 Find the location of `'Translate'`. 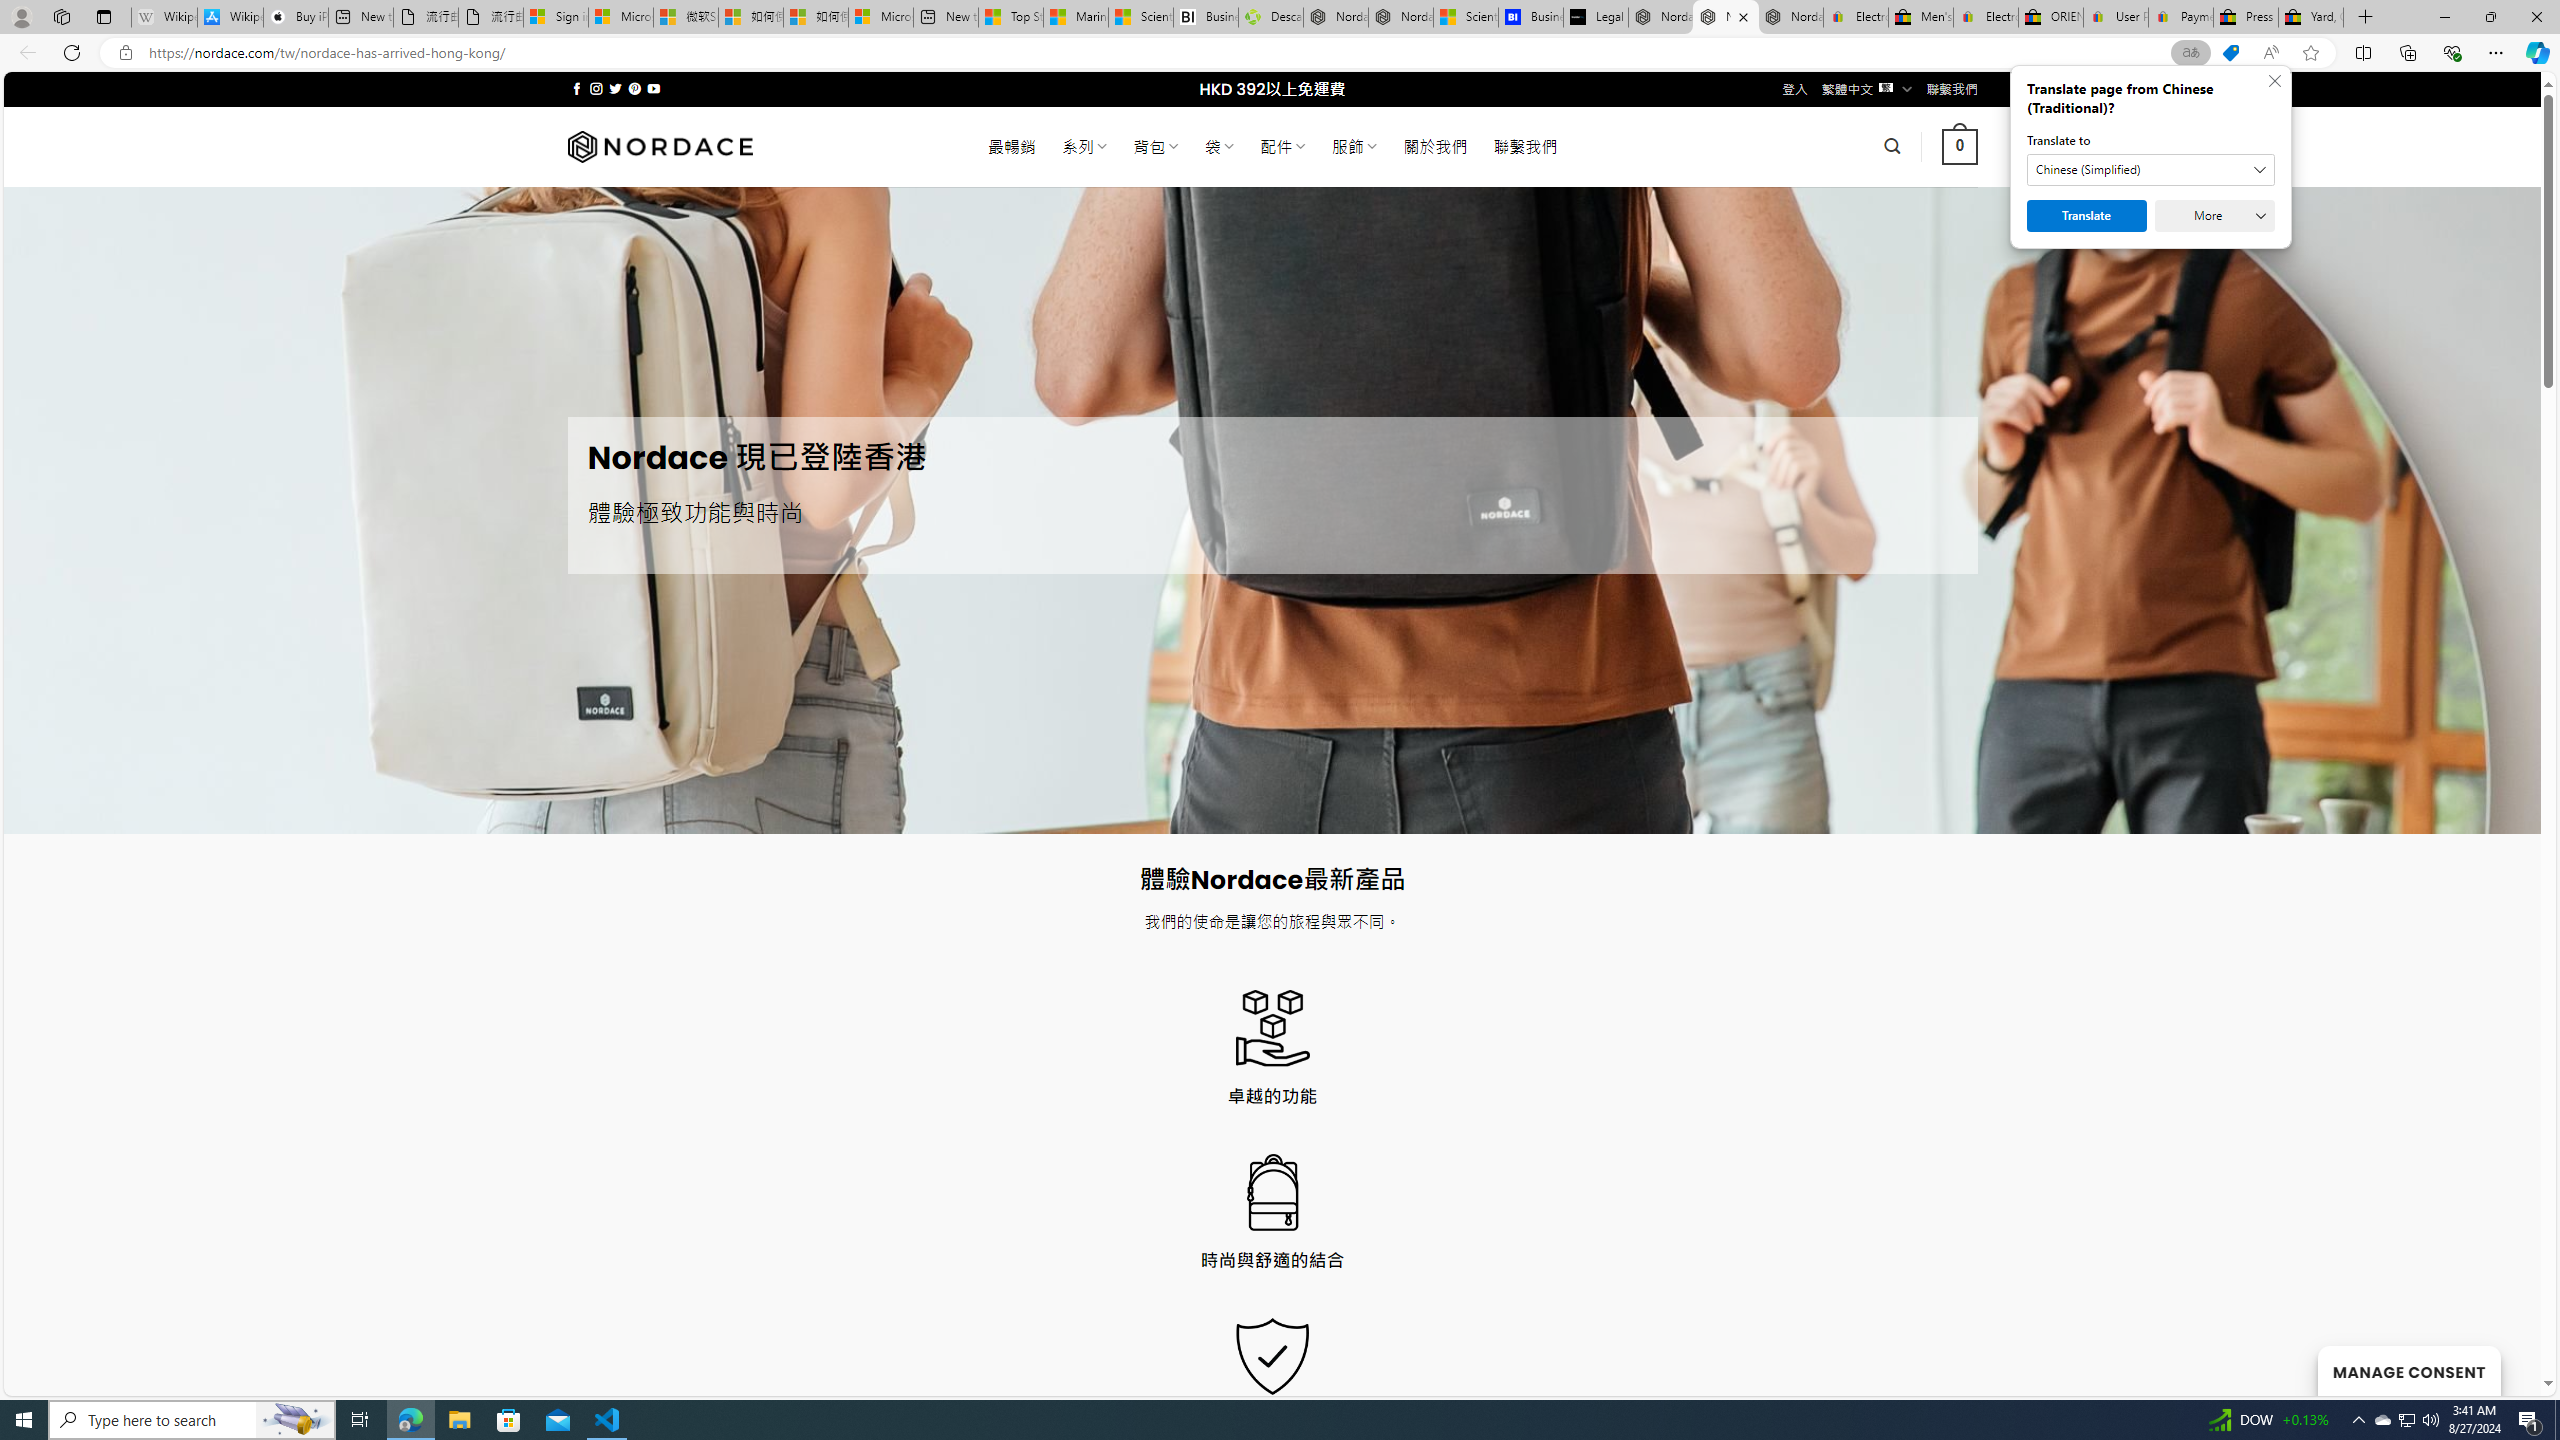

'Translate' is located at coordinates (2087, 215).